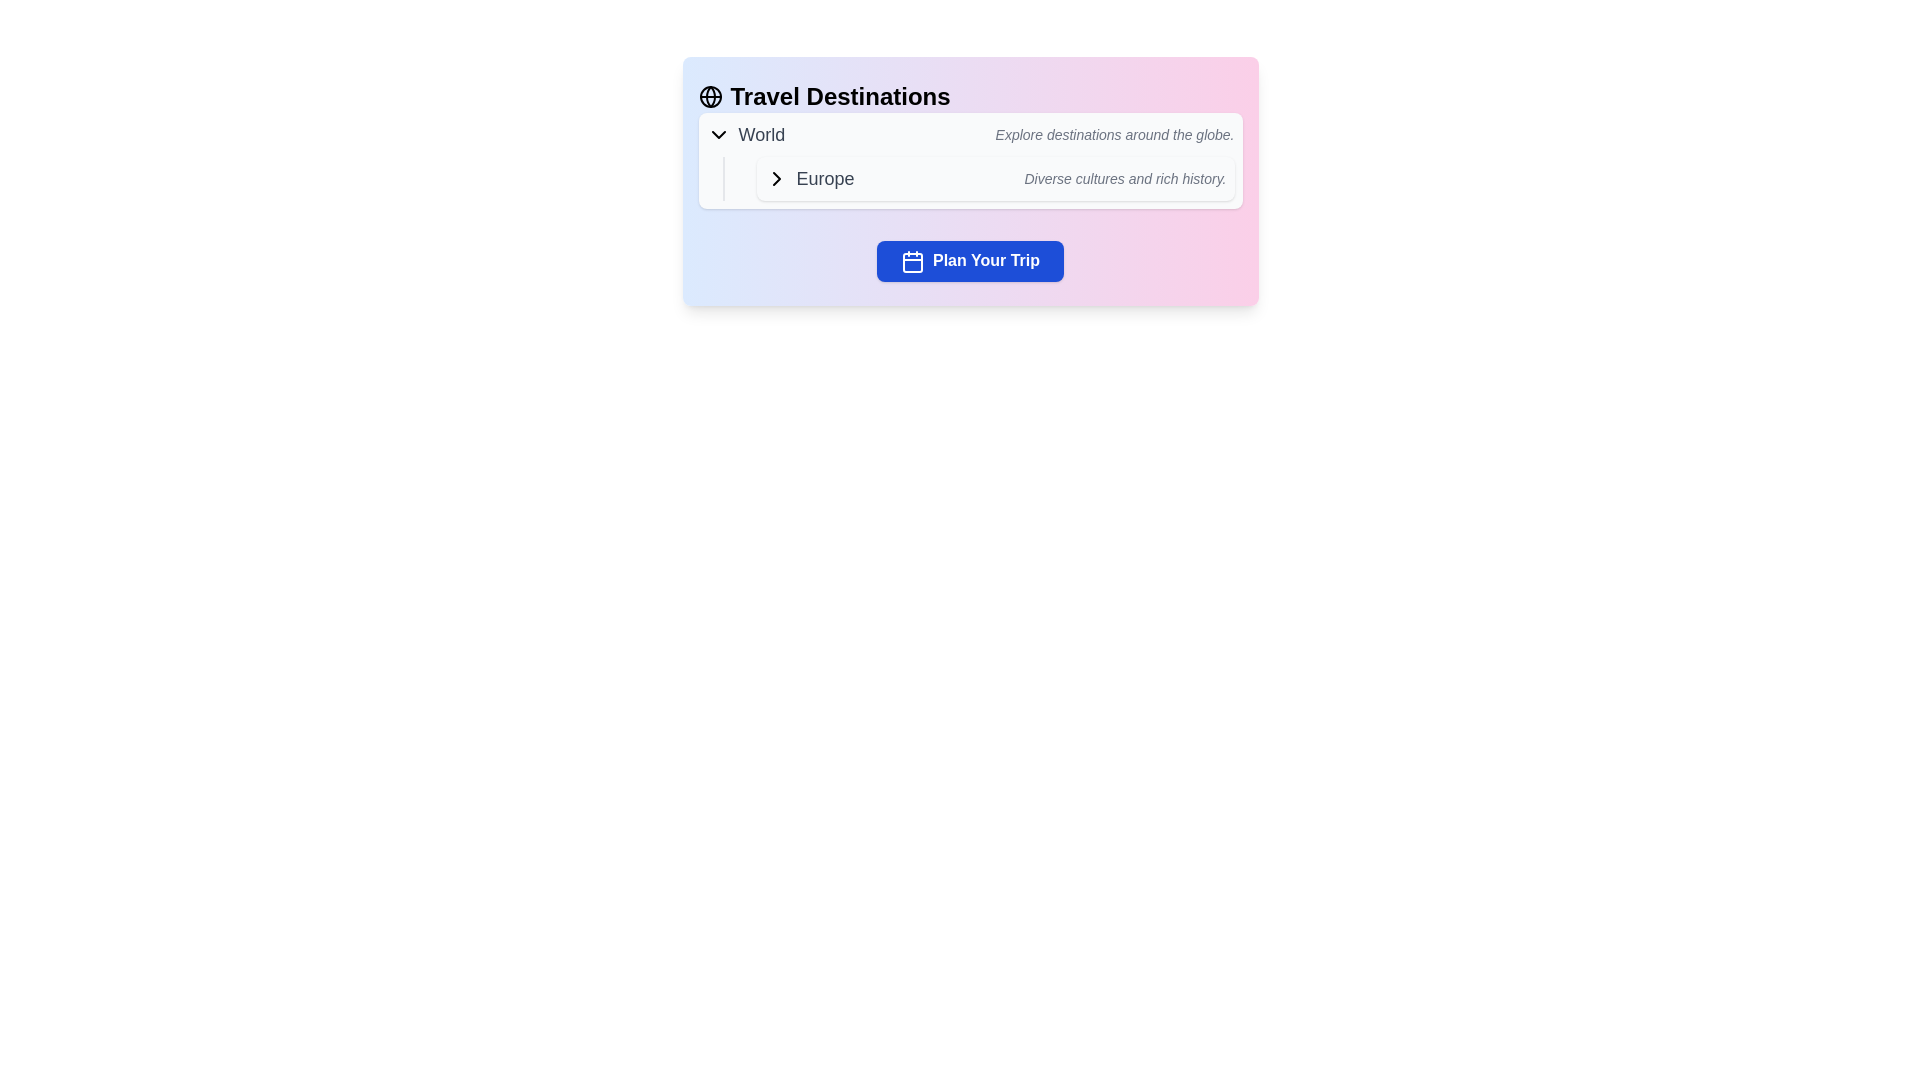  Describe the element at coordinates (1113, 135) in the screenshot. I see `the static label reading 'Explore destinations around the globe.' which is styled in italic and small gray font, located to the right of the 'World' text in the navigation interface` at that location.